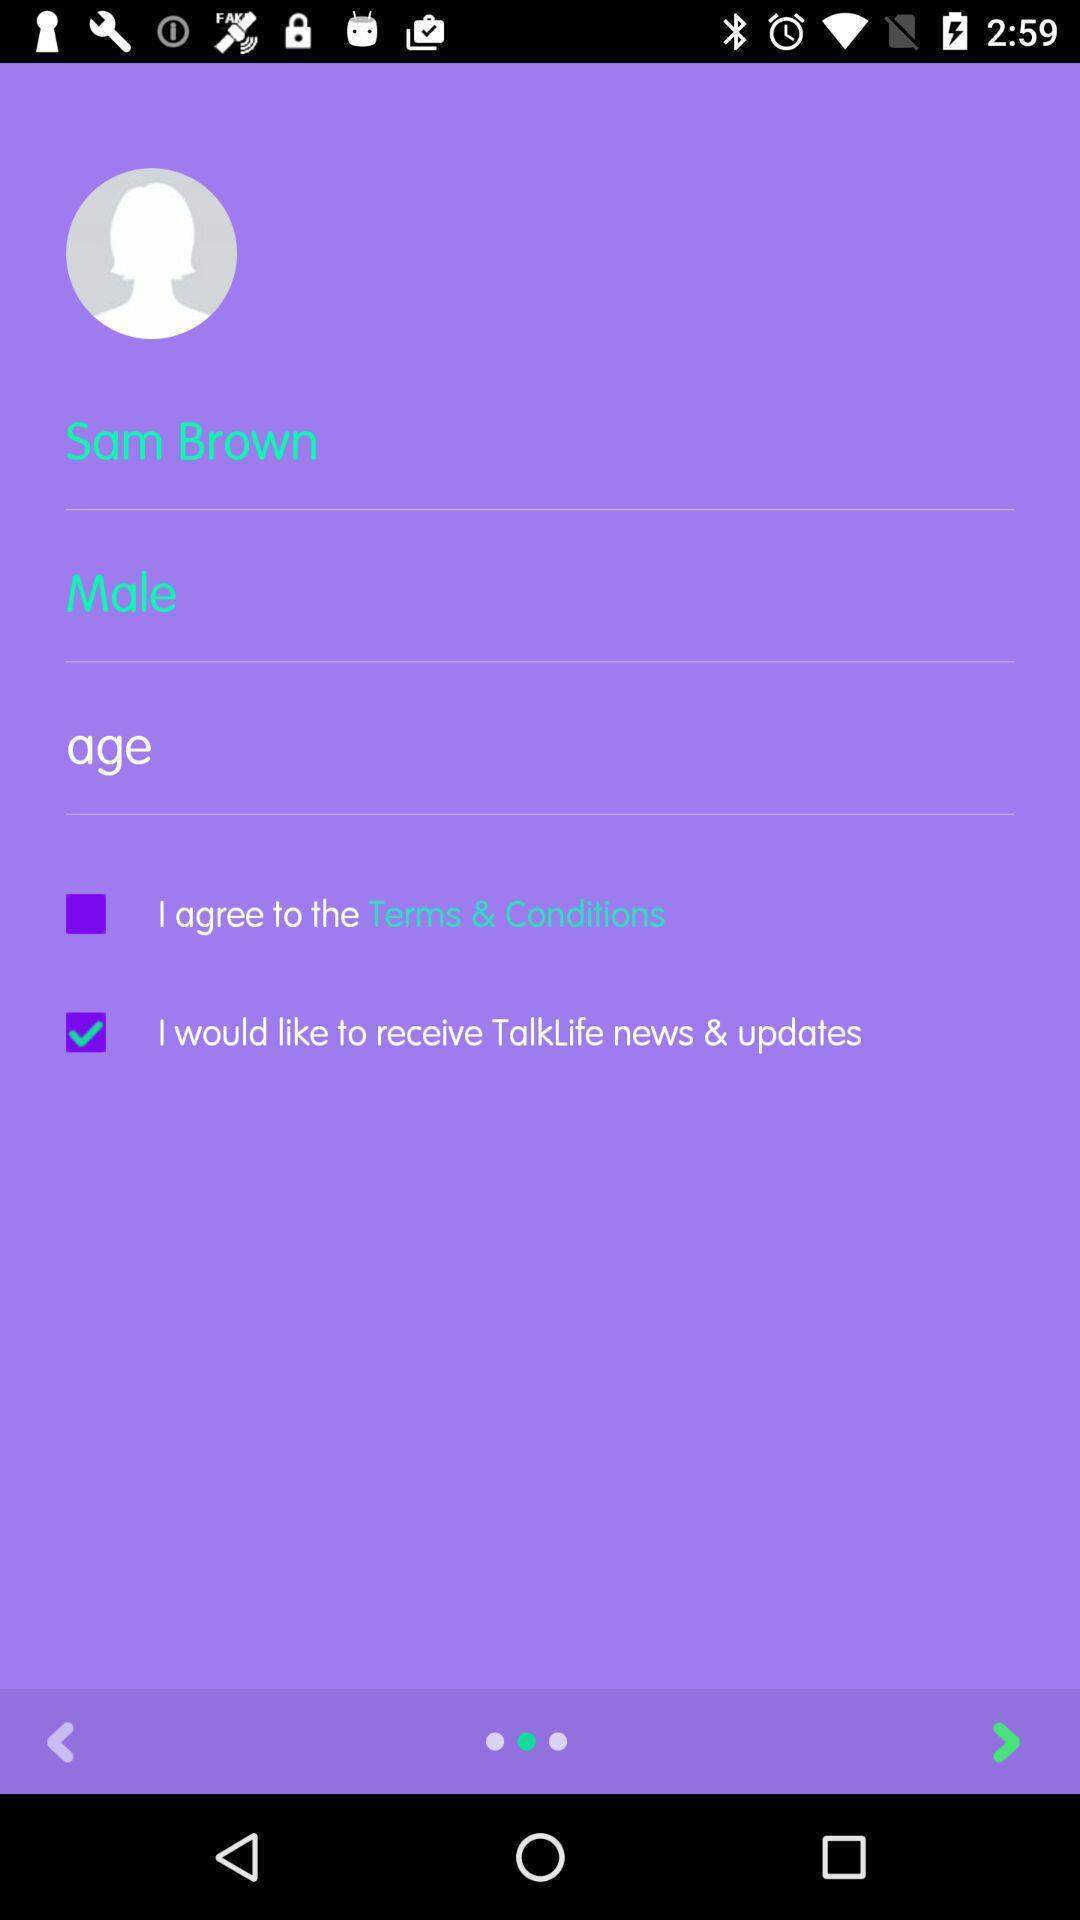  What do you see at coordinates (540, 456) in the screenshot?
I see `sam brown item` at bounding box center [540, 456].